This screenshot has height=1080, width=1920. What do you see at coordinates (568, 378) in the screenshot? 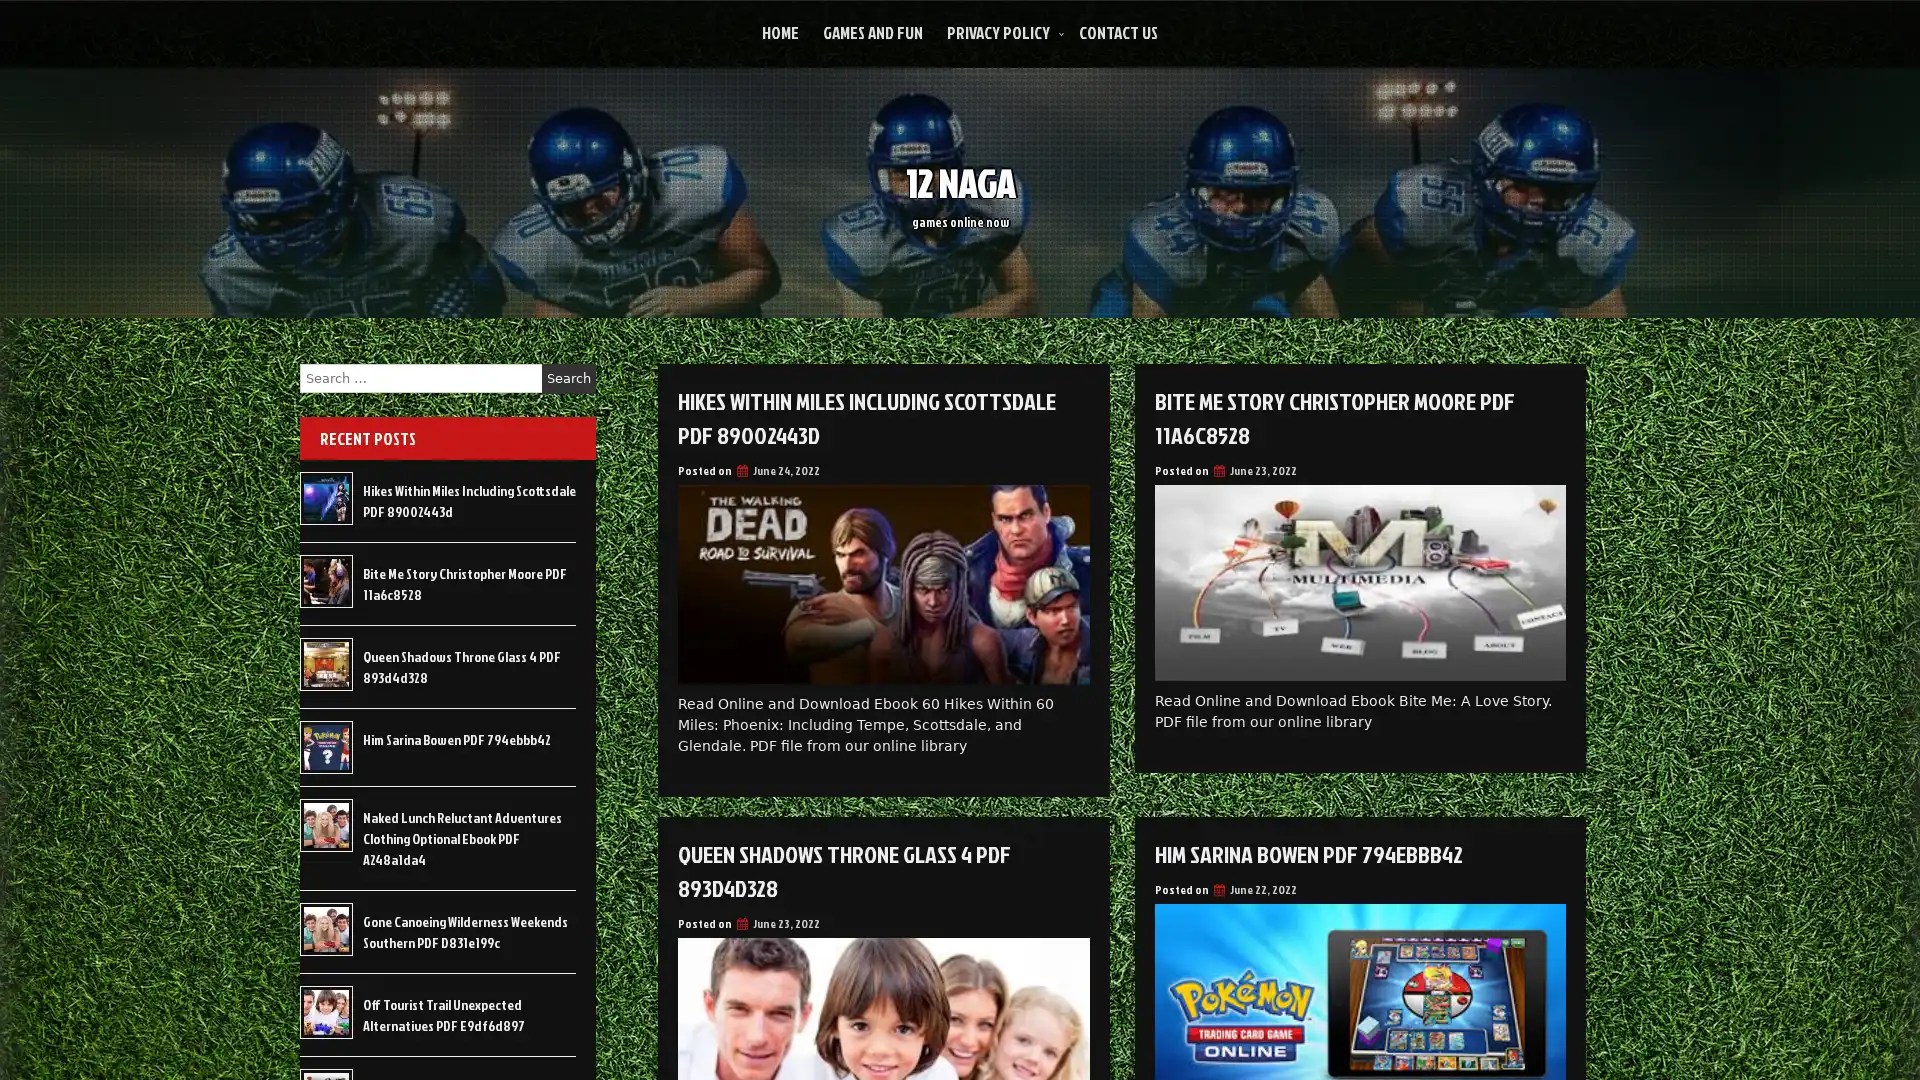
I see `Search` at bounding box center [568, 378].